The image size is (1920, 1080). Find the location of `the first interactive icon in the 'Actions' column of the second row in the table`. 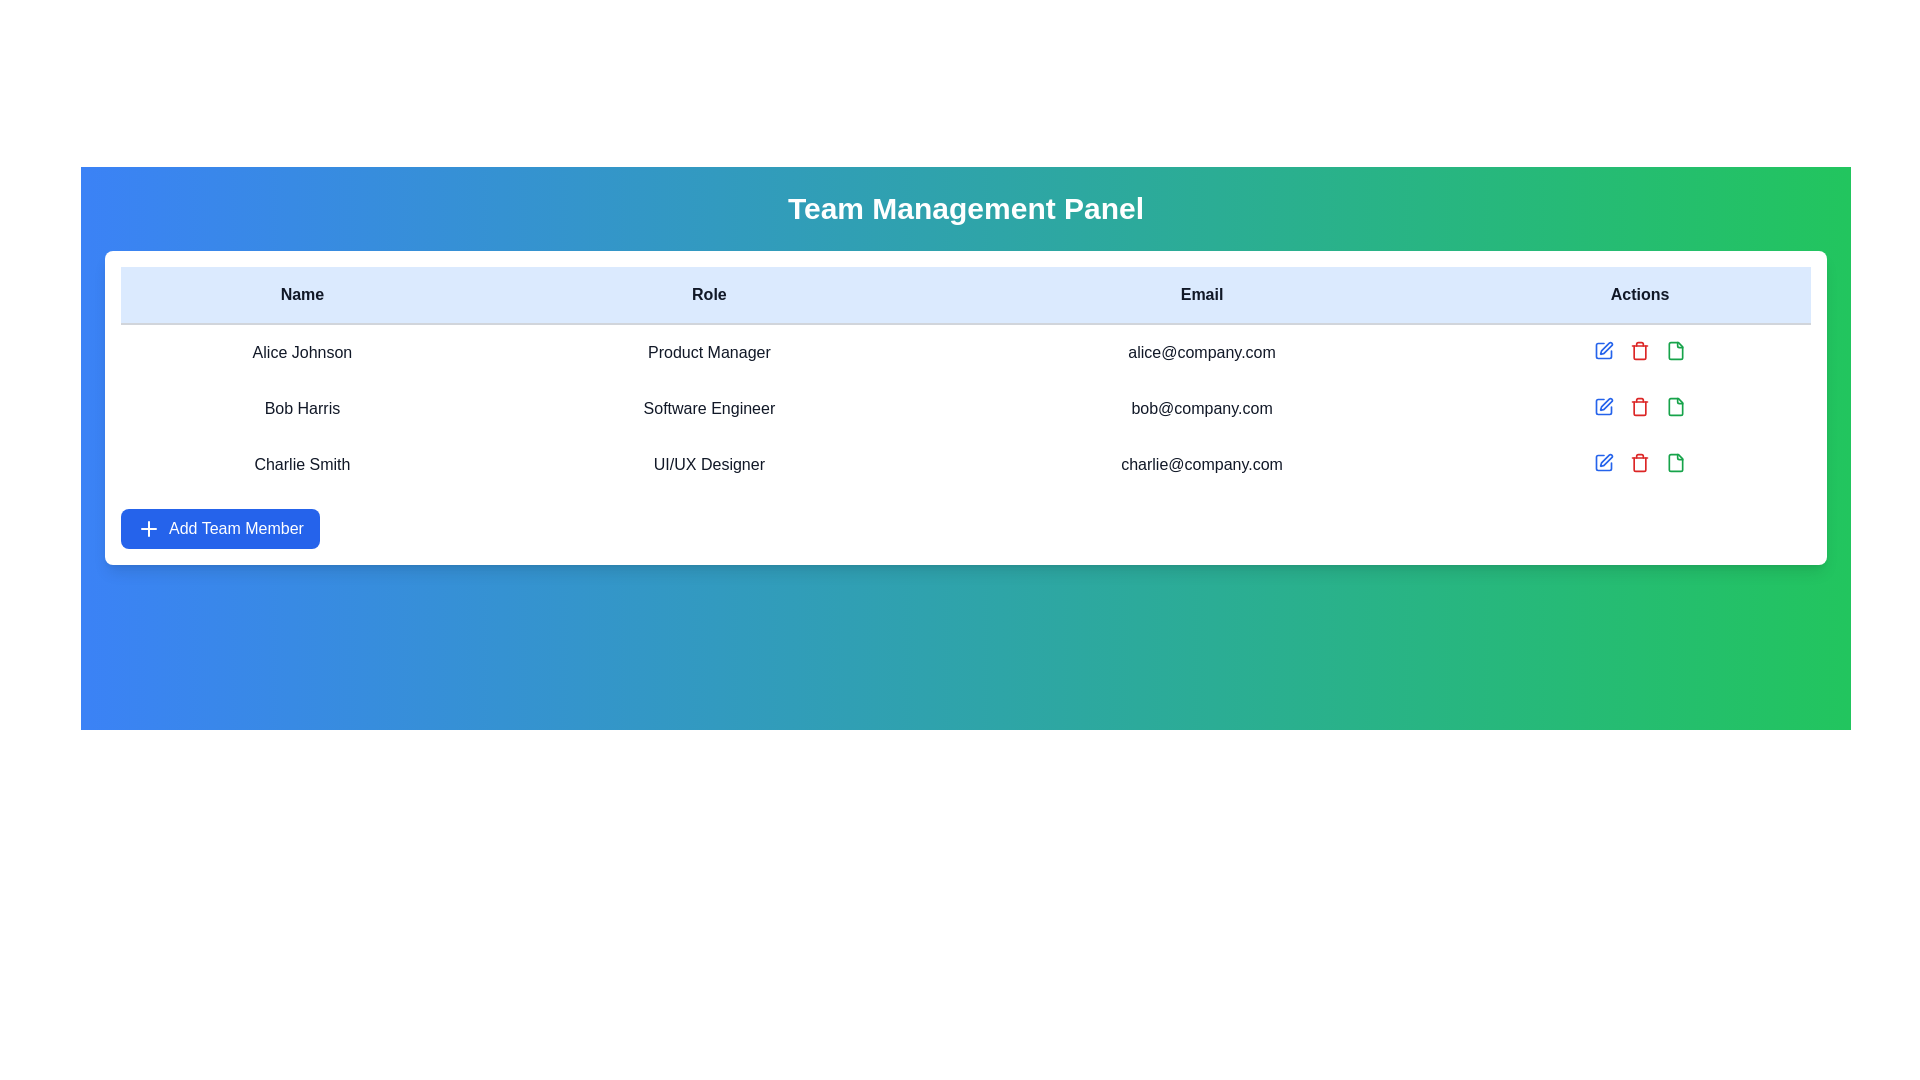

the first interactive icon in the 'Actions' column of the second row in the table is located at coordinates (1603, 350).